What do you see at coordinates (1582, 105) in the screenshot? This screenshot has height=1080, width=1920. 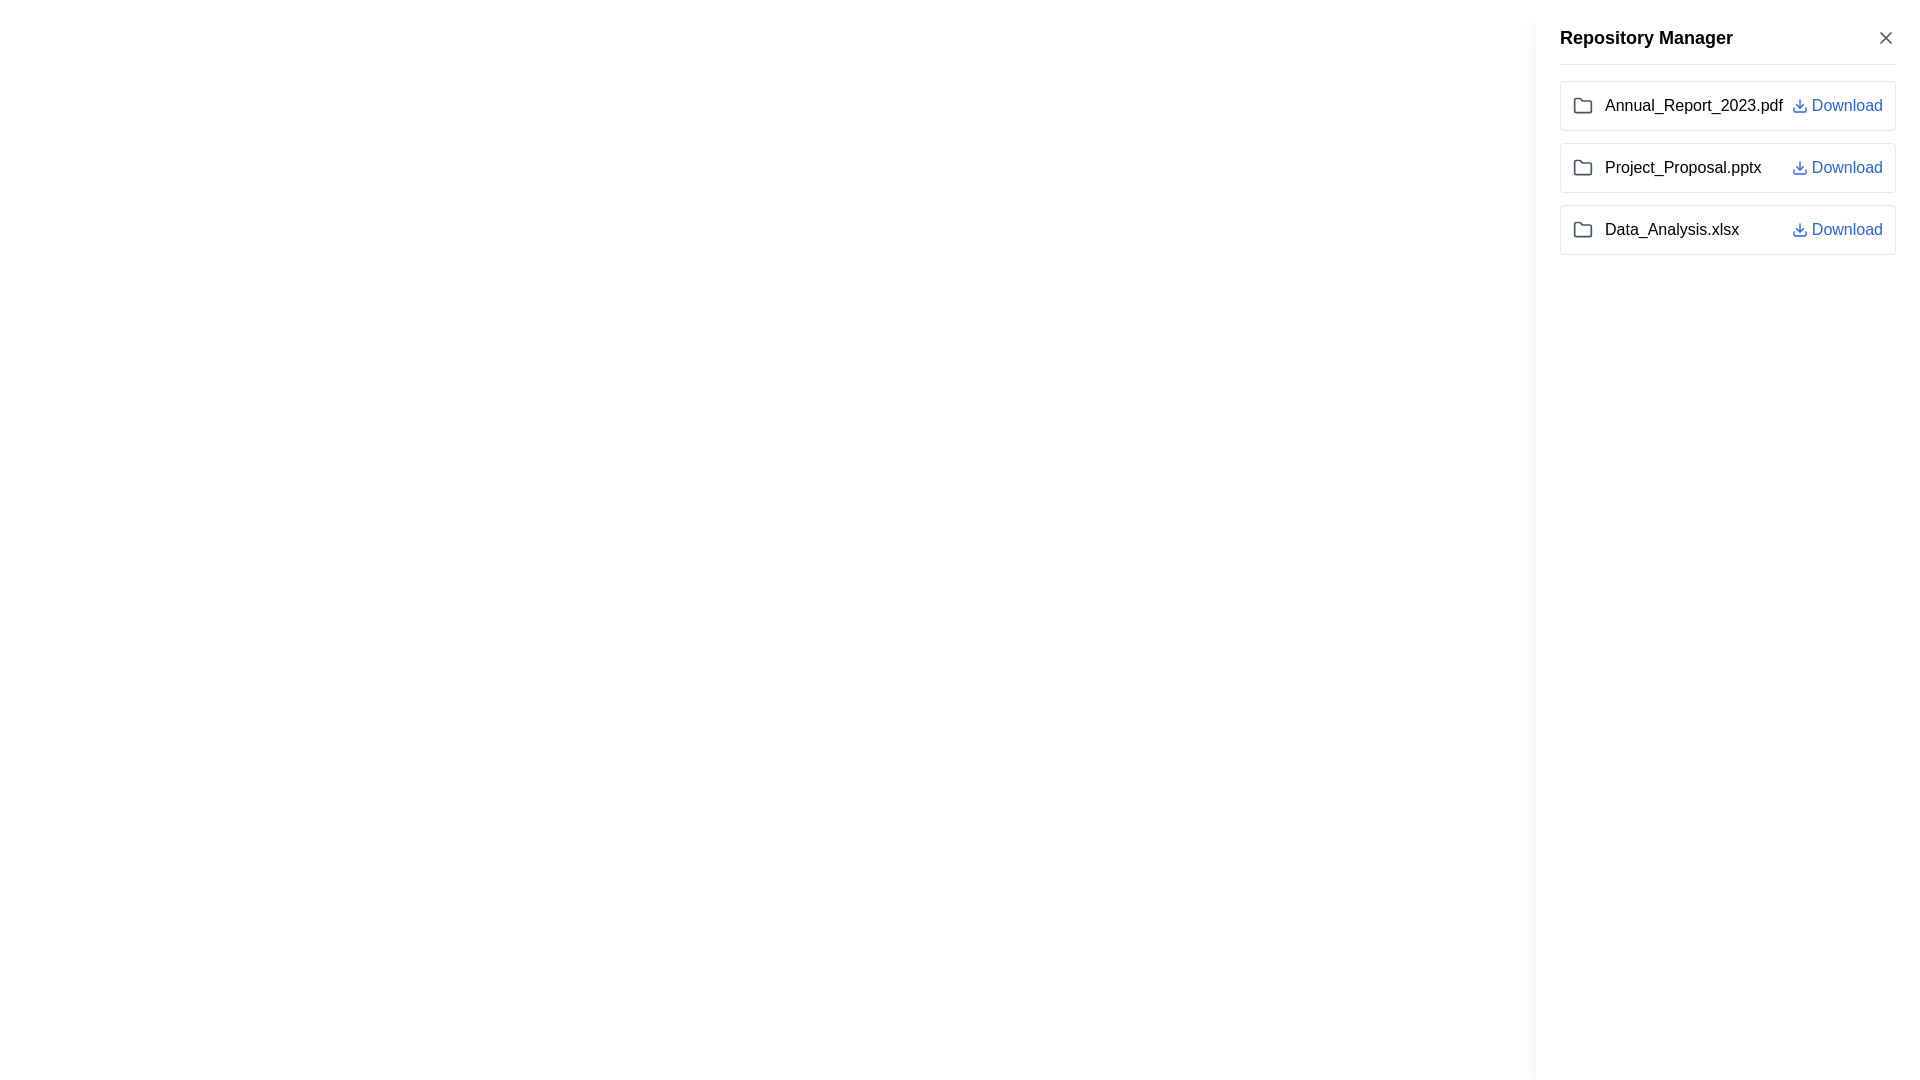 I see `the folder icon representing the file 'Annual_Report_2023.pdf' in the Repository Manager panel` at bounding box center [1582, 105].